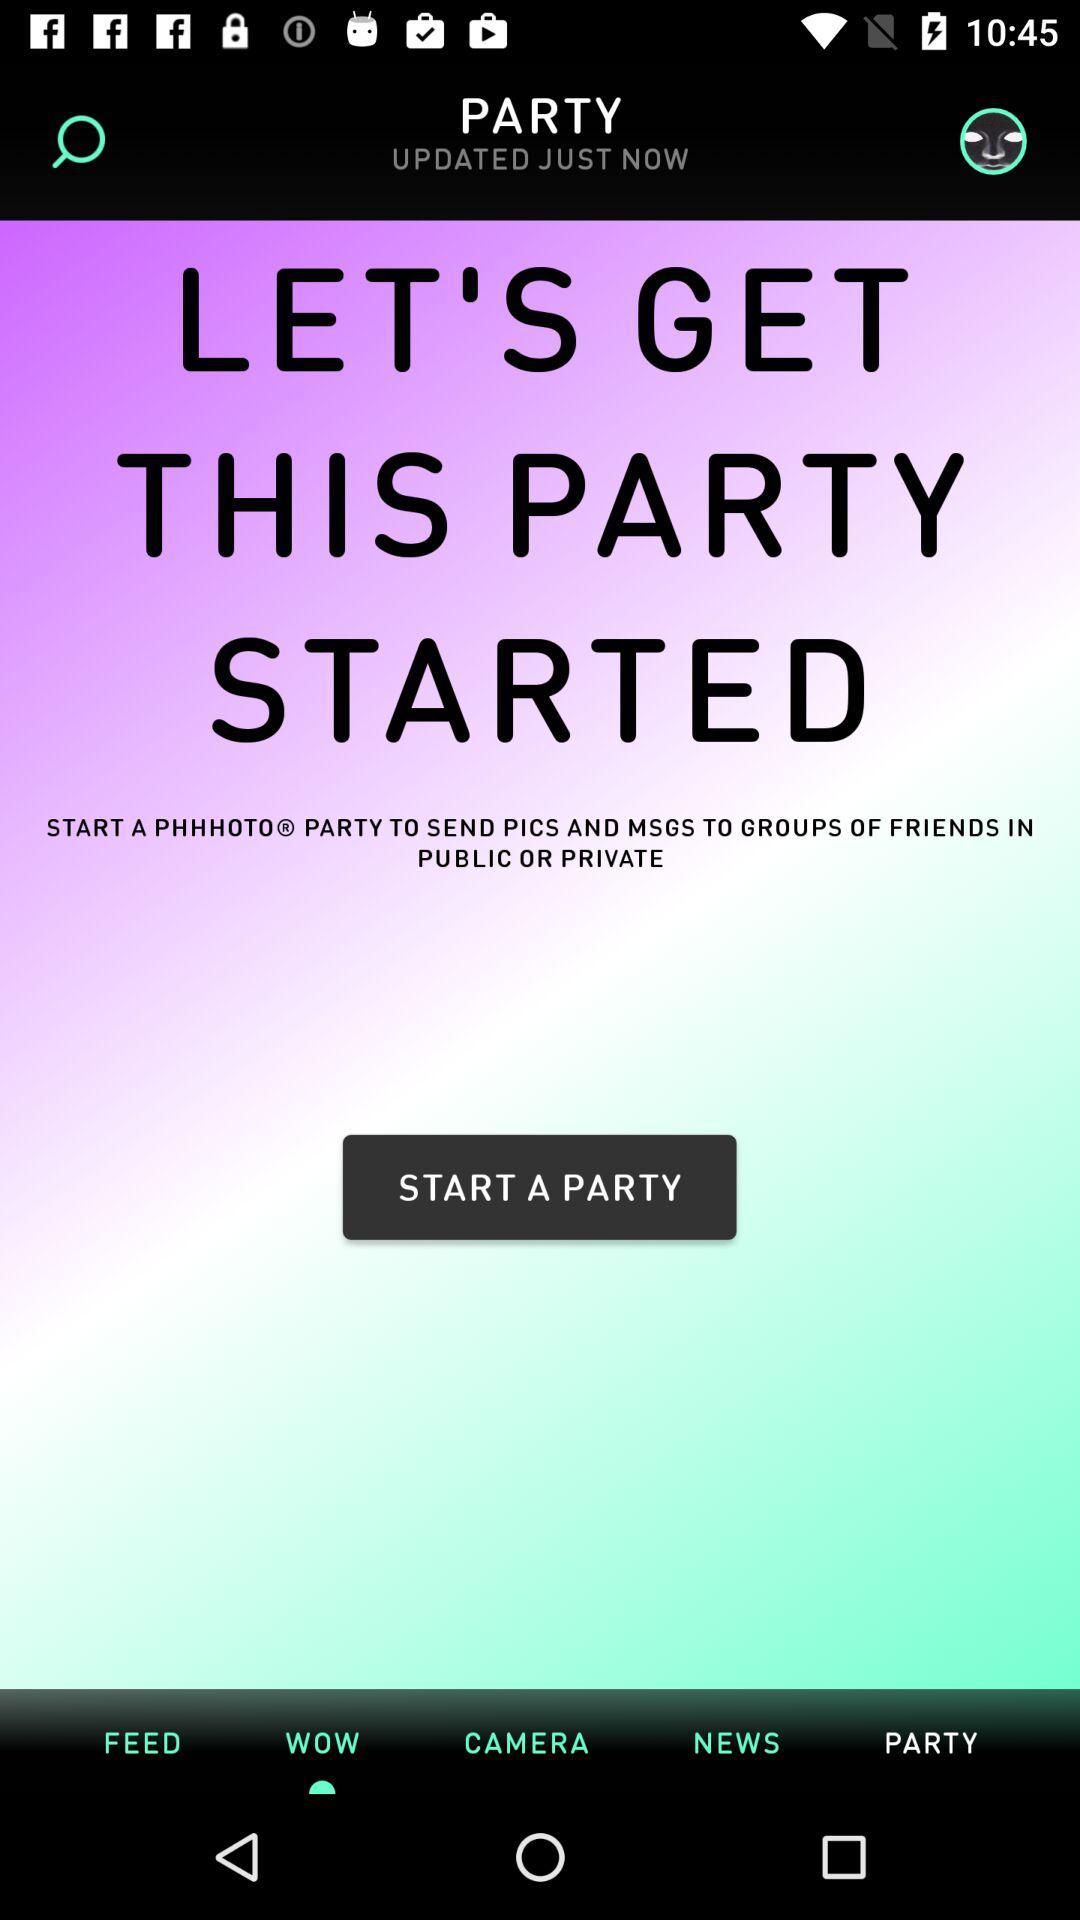  I want to click on camera icon, so click(525, 1740).